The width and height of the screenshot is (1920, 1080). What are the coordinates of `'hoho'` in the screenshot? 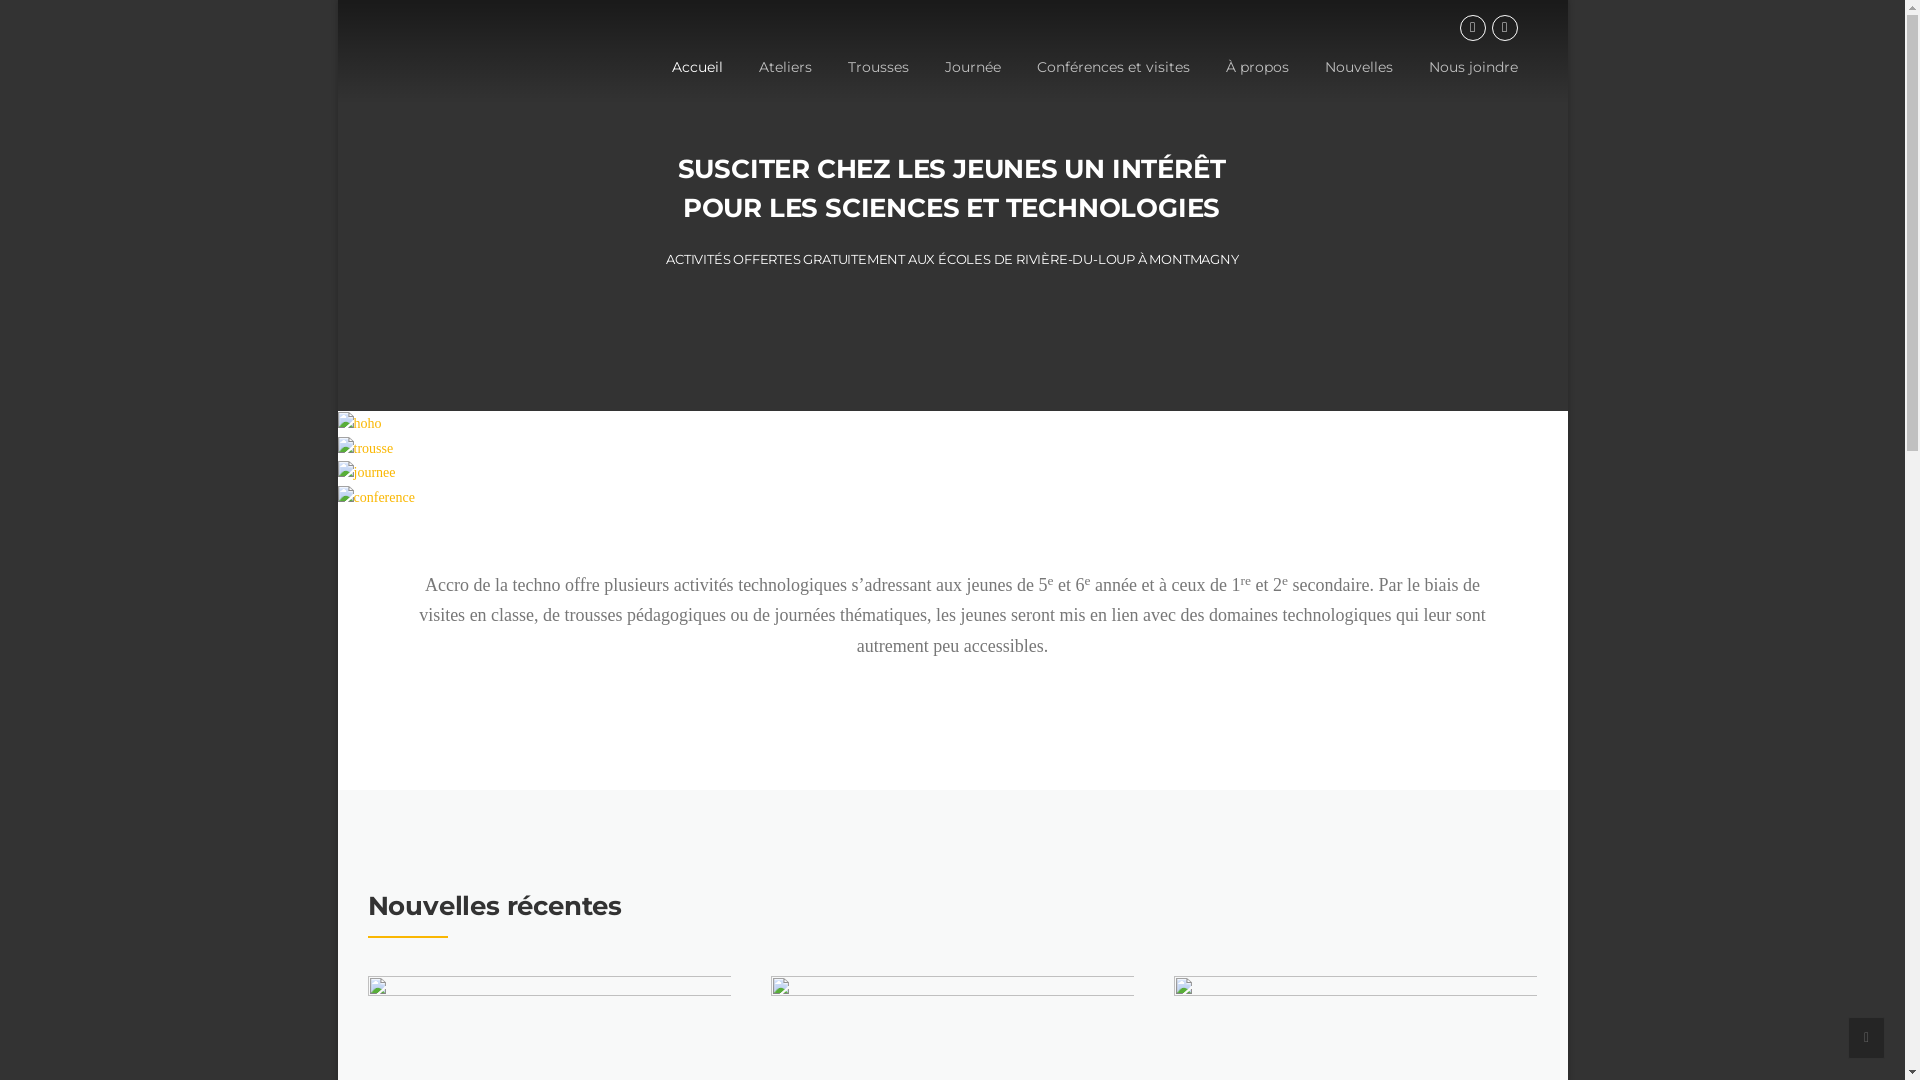 It's located at (360, 423).